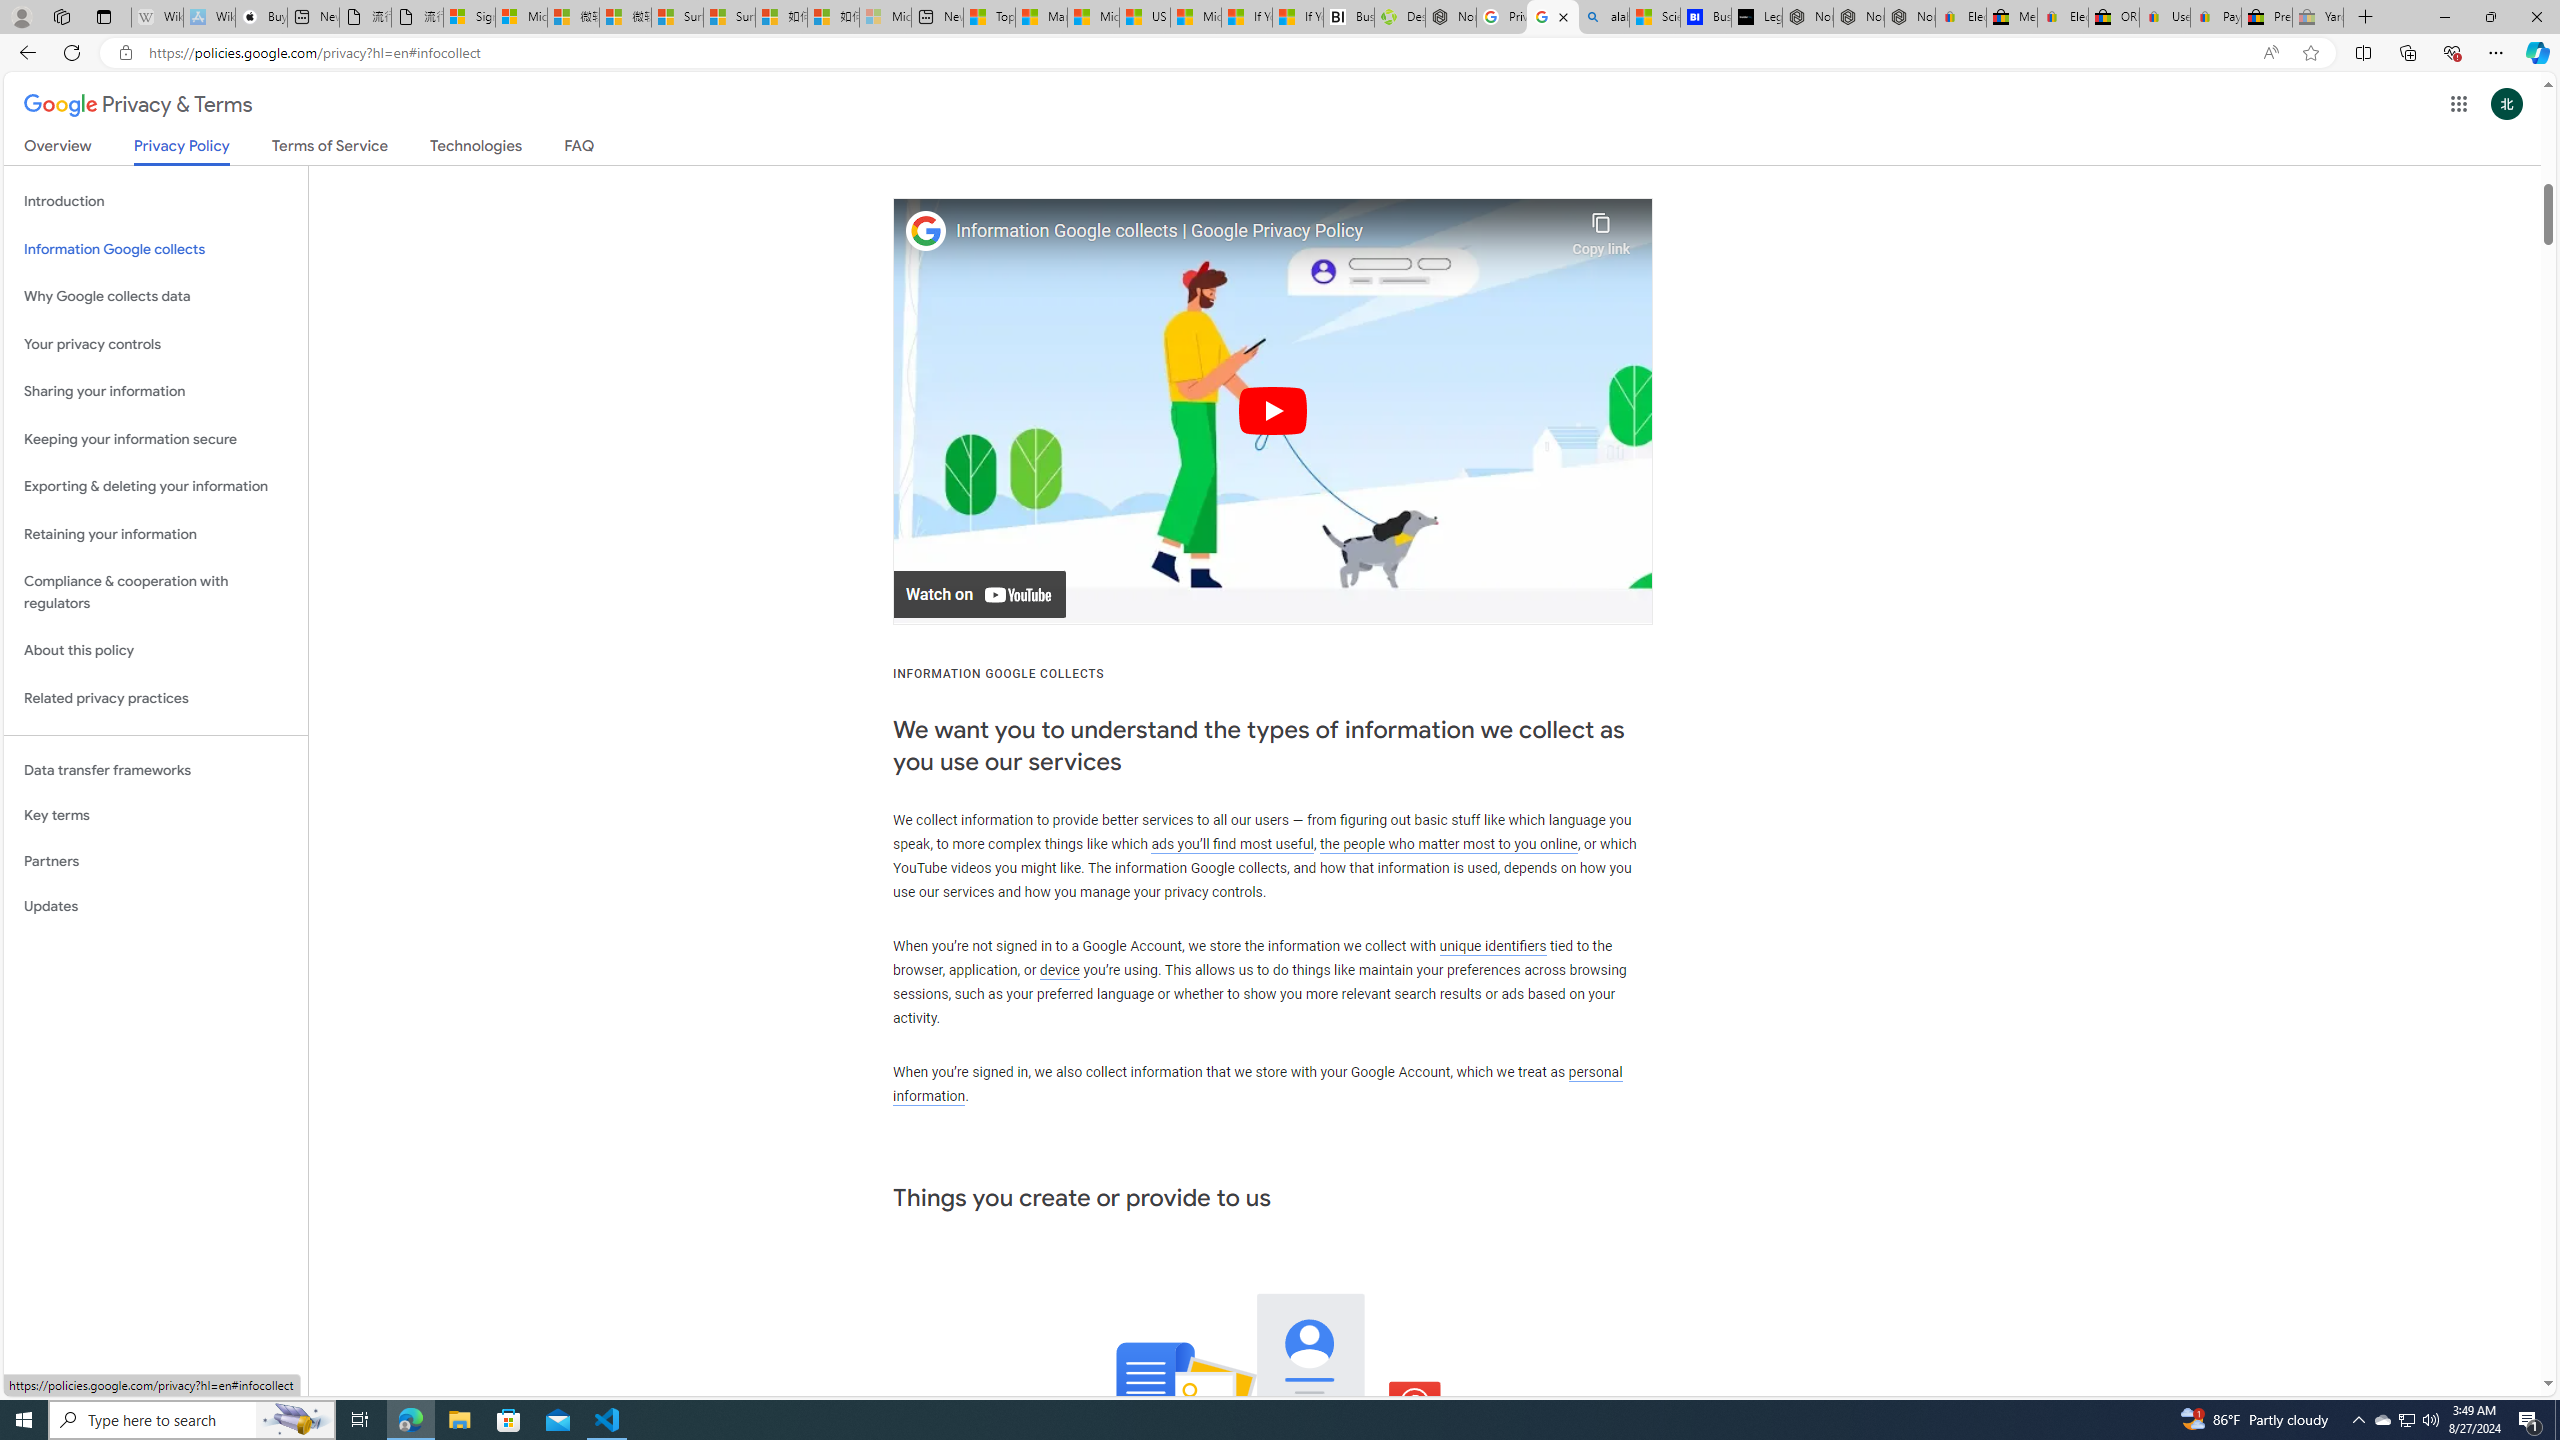  Describe the element at coordinates (1399, 16) in the screenshot. I see `'Descarga Driver Updater'` at that location.